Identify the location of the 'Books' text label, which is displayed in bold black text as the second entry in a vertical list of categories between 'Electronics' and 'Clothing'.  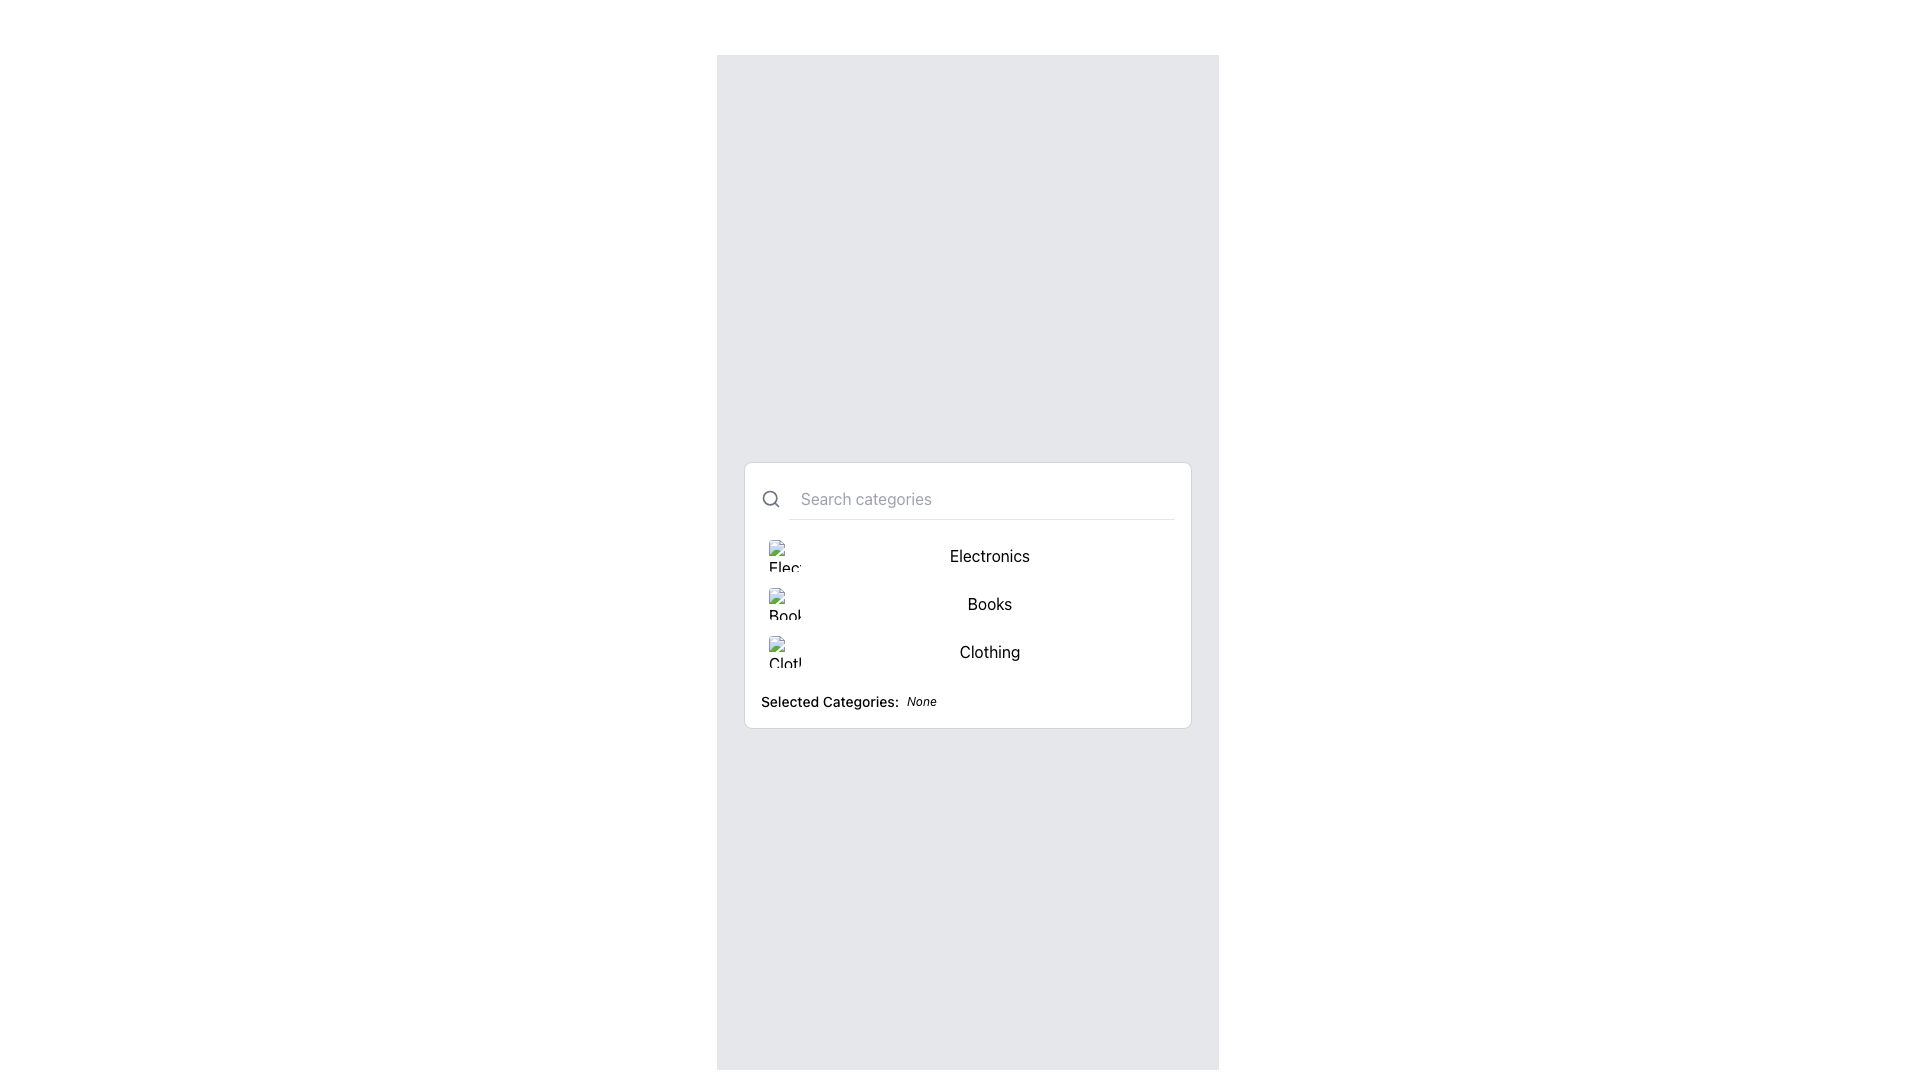
(989, 602).